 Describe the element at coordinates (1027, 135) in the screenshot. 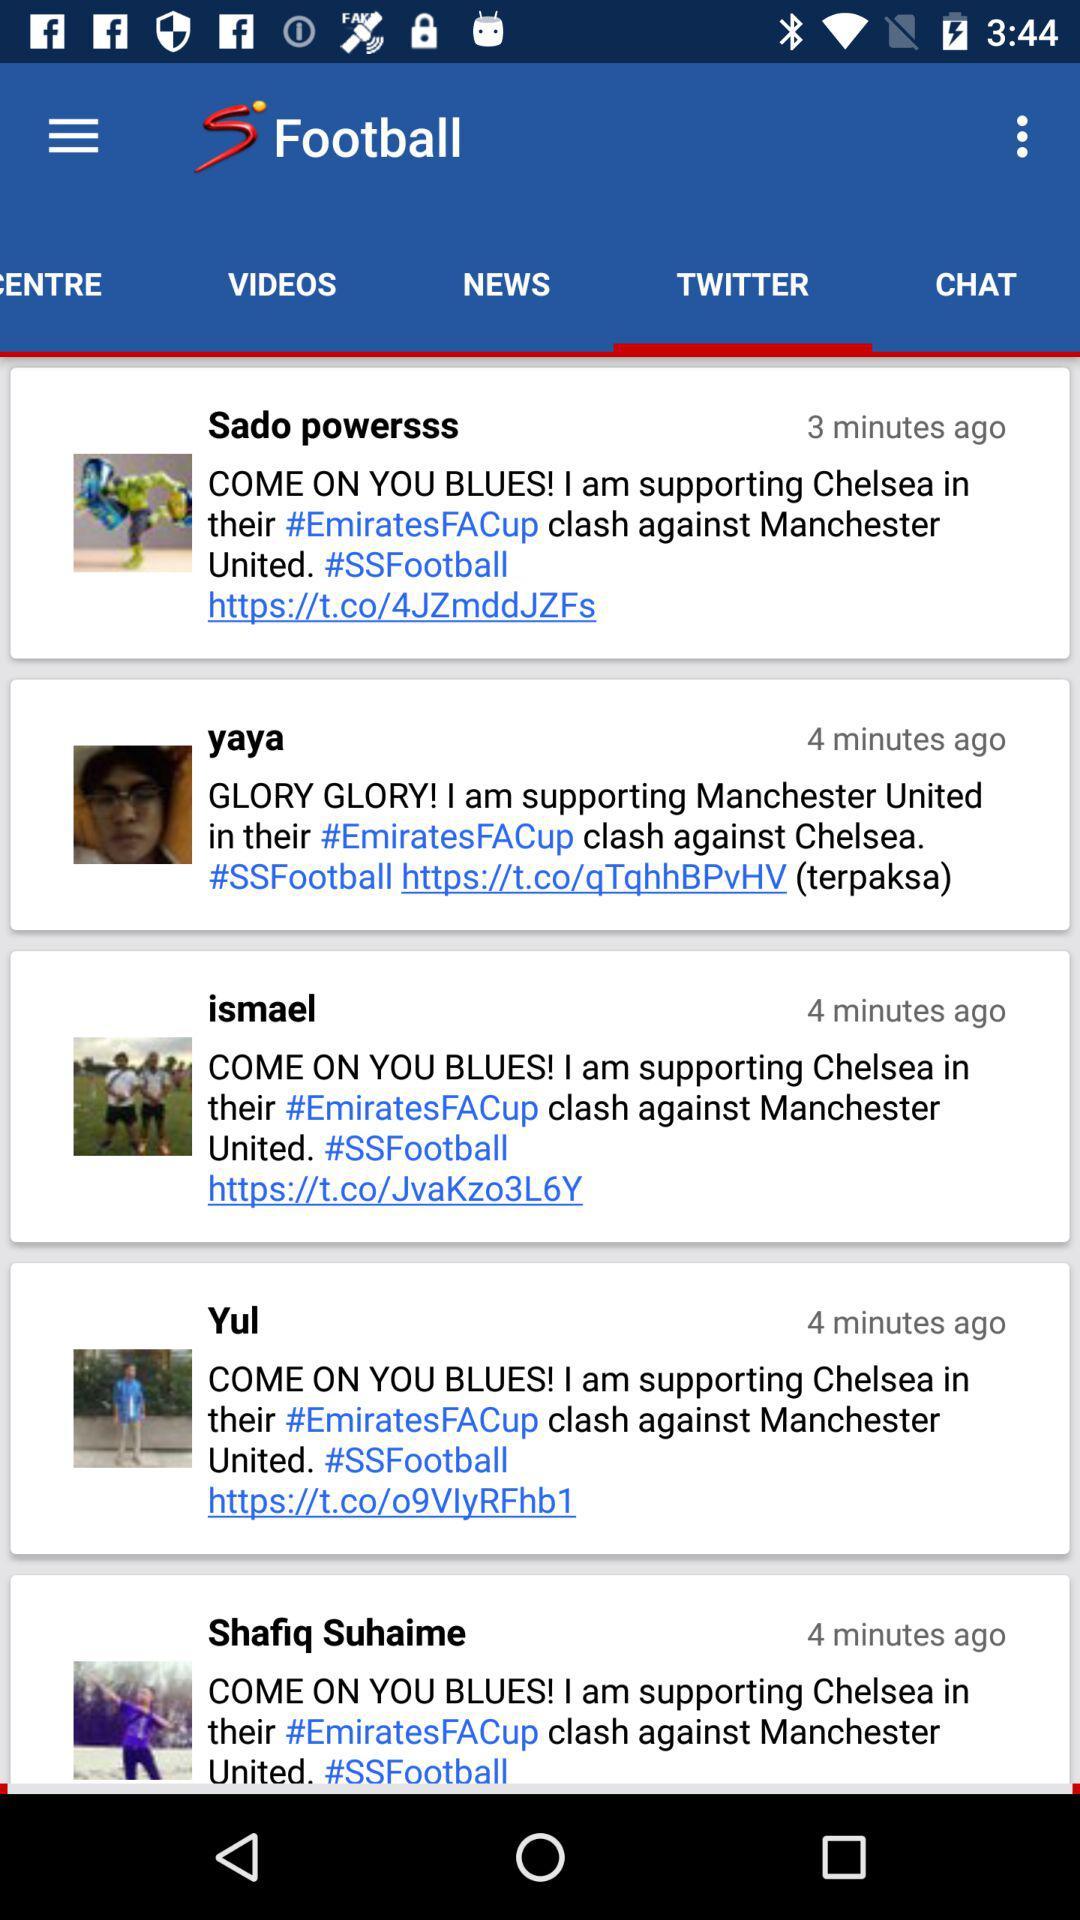

I see `item above chat item` at that location.